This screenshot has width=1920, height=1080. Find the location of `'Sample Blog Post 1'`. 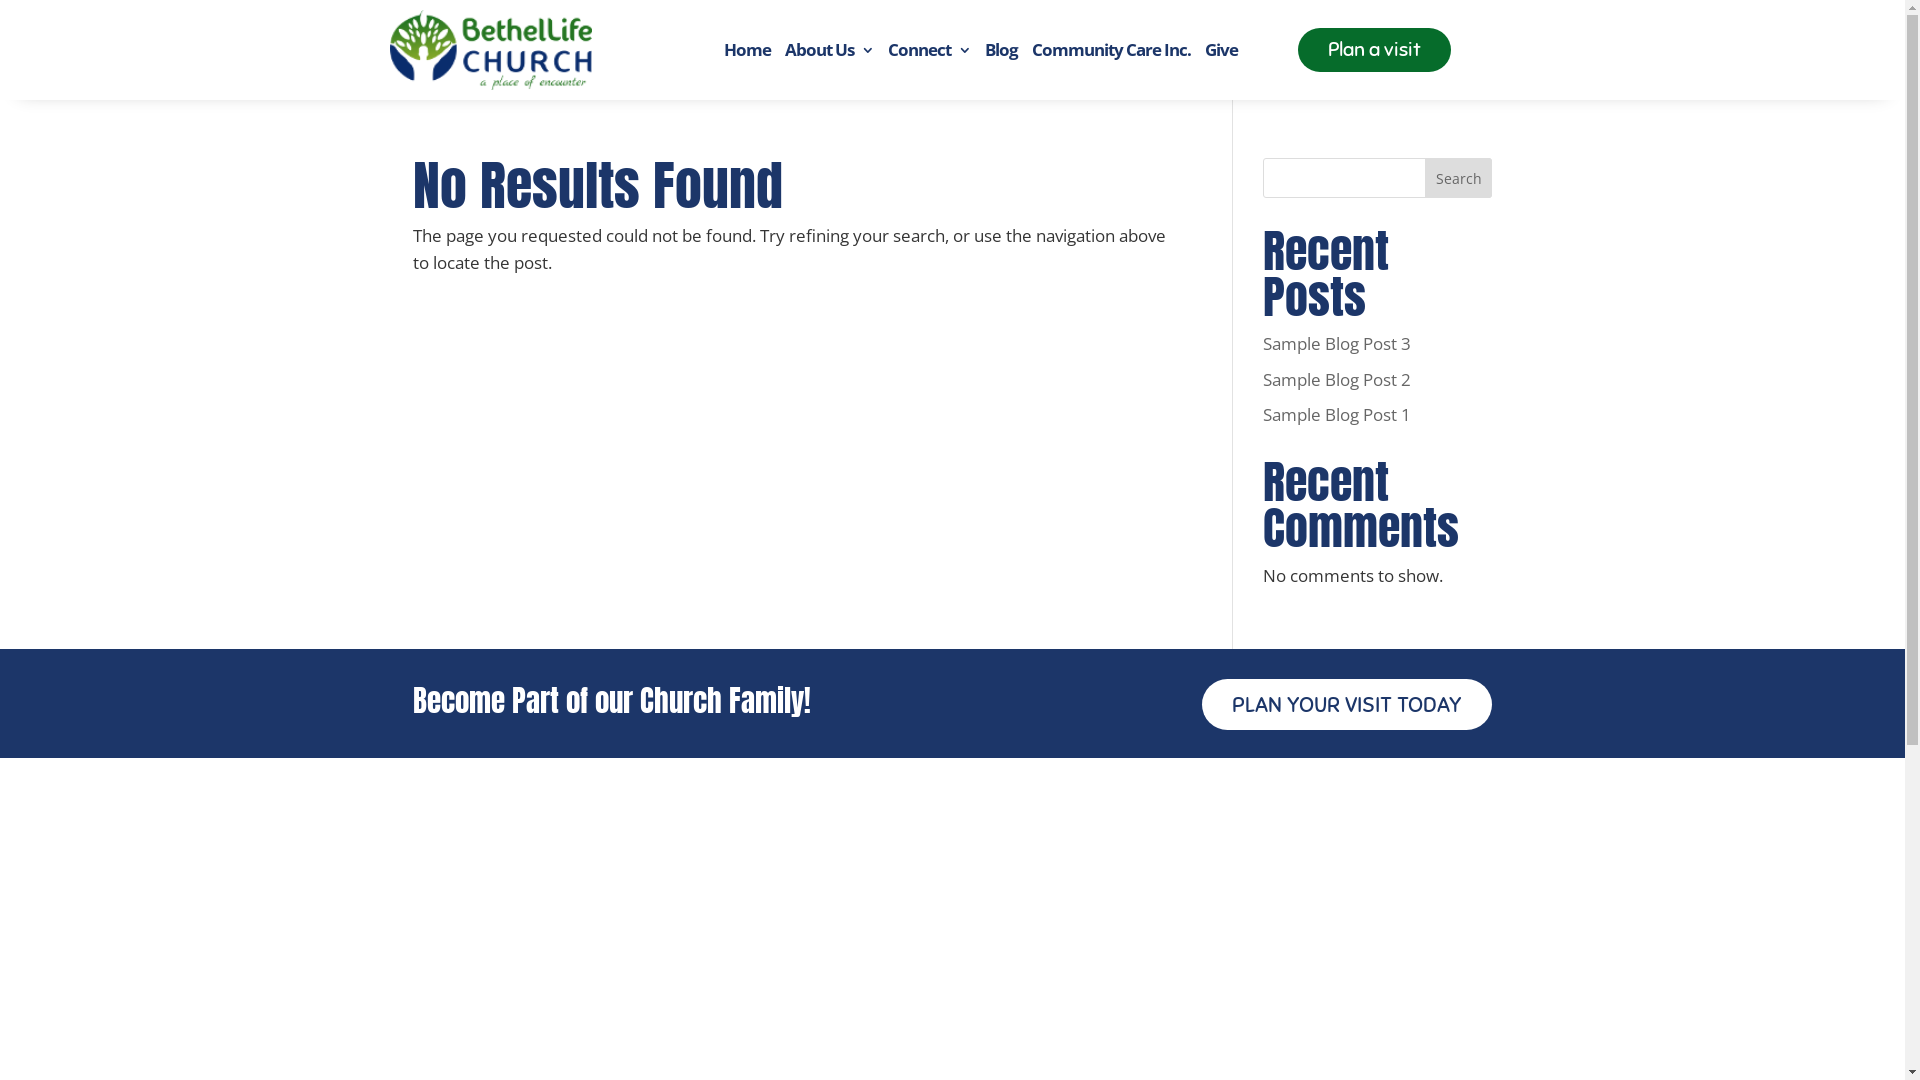

'Sample Blog Post 1' is located at coordinates (1337, 413).